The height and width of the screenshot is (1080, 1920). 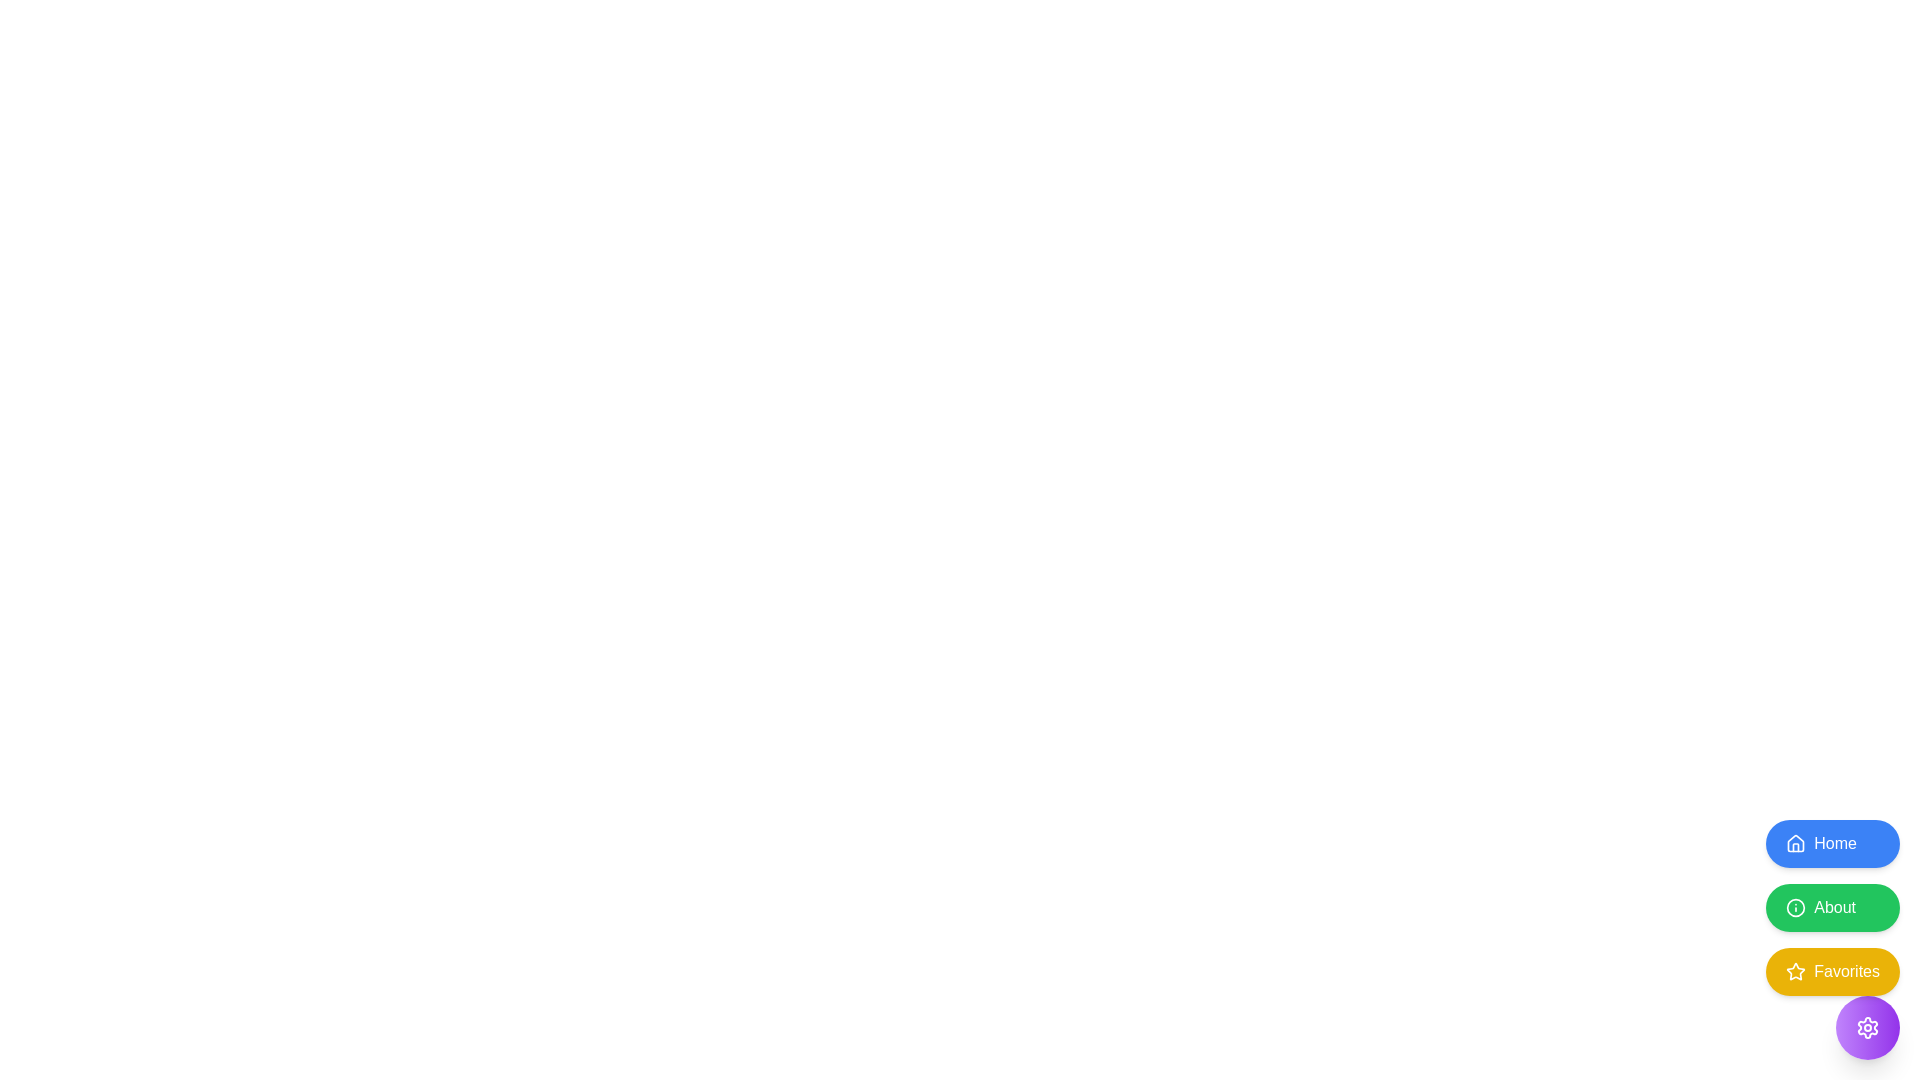 I want to click on the 'Favorites' button, which is styled with a yellow background, white text, and has a star icon to the left, located below the 'About' button in the bottom-right corner of the interface, so click(x=1833, y=971).